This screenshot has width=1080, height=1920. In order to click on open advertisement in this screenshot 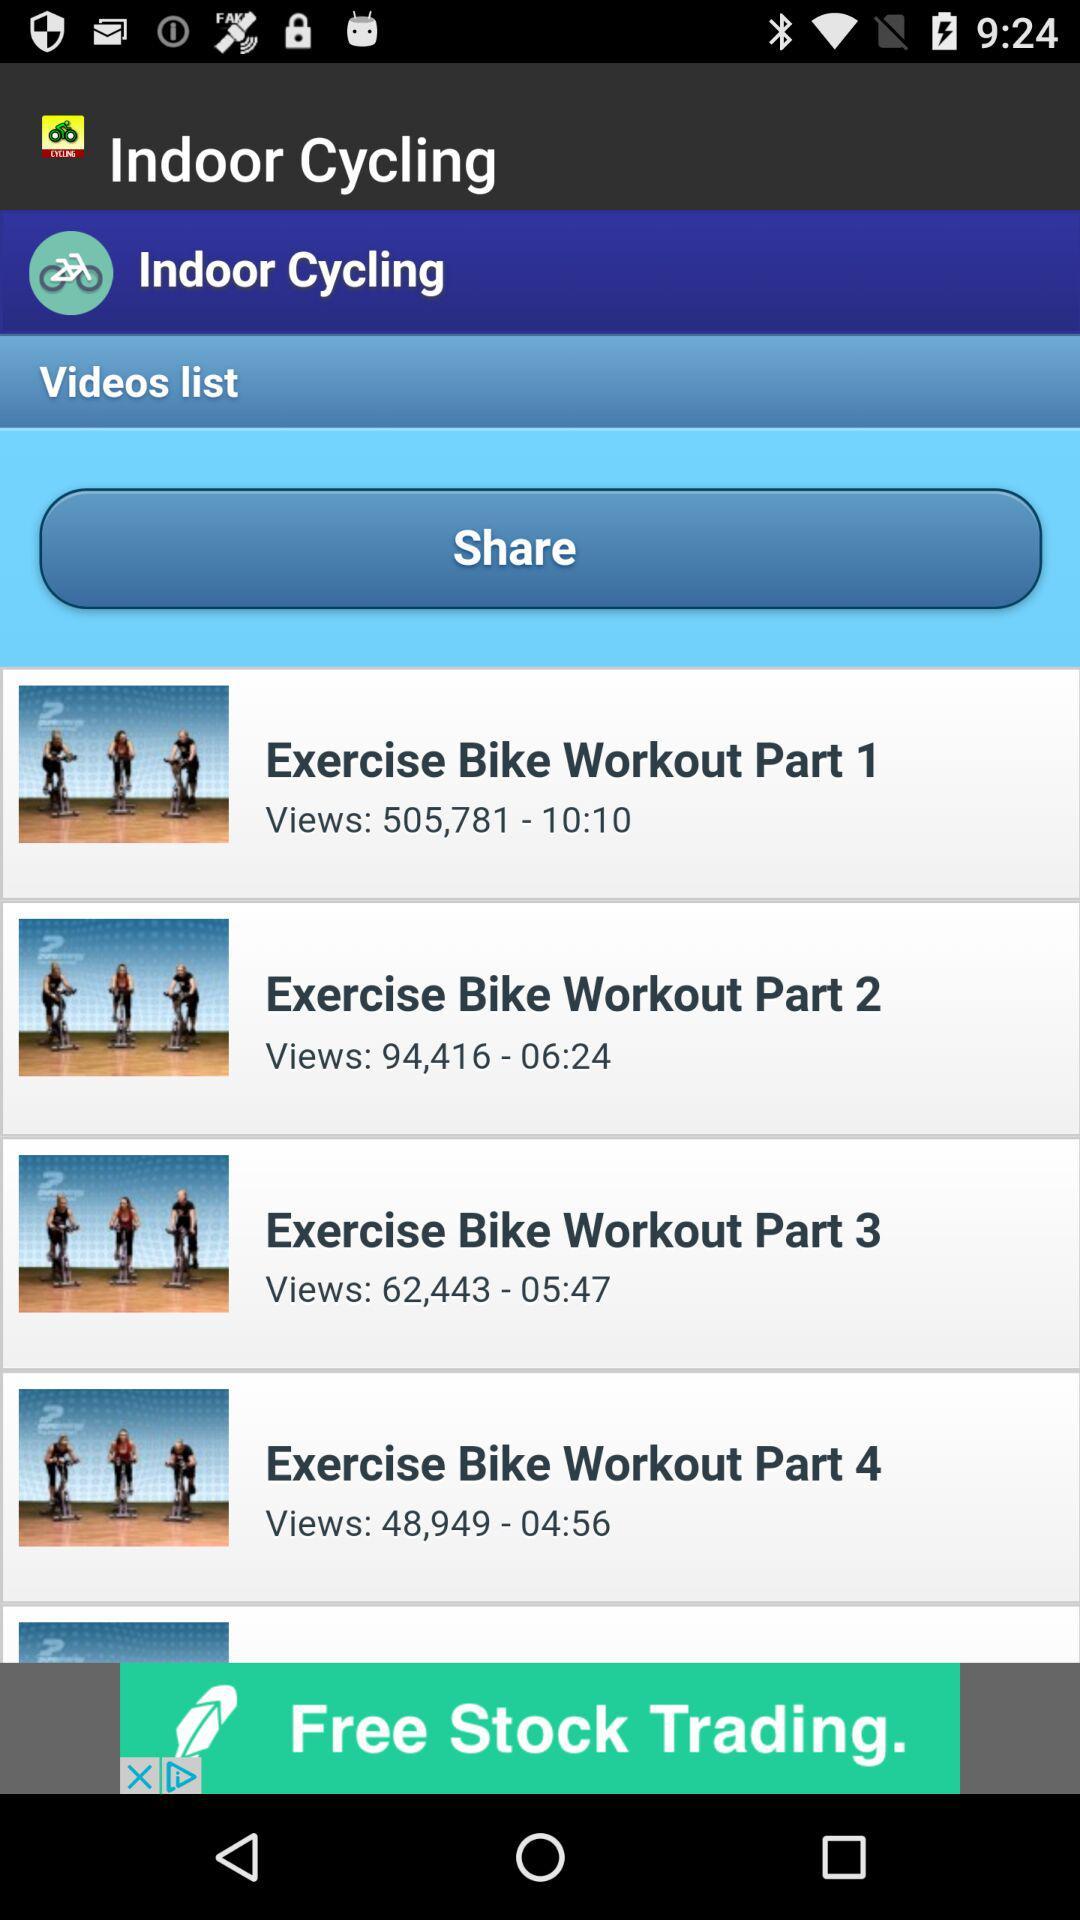, I will do `click(540, 1727)`.